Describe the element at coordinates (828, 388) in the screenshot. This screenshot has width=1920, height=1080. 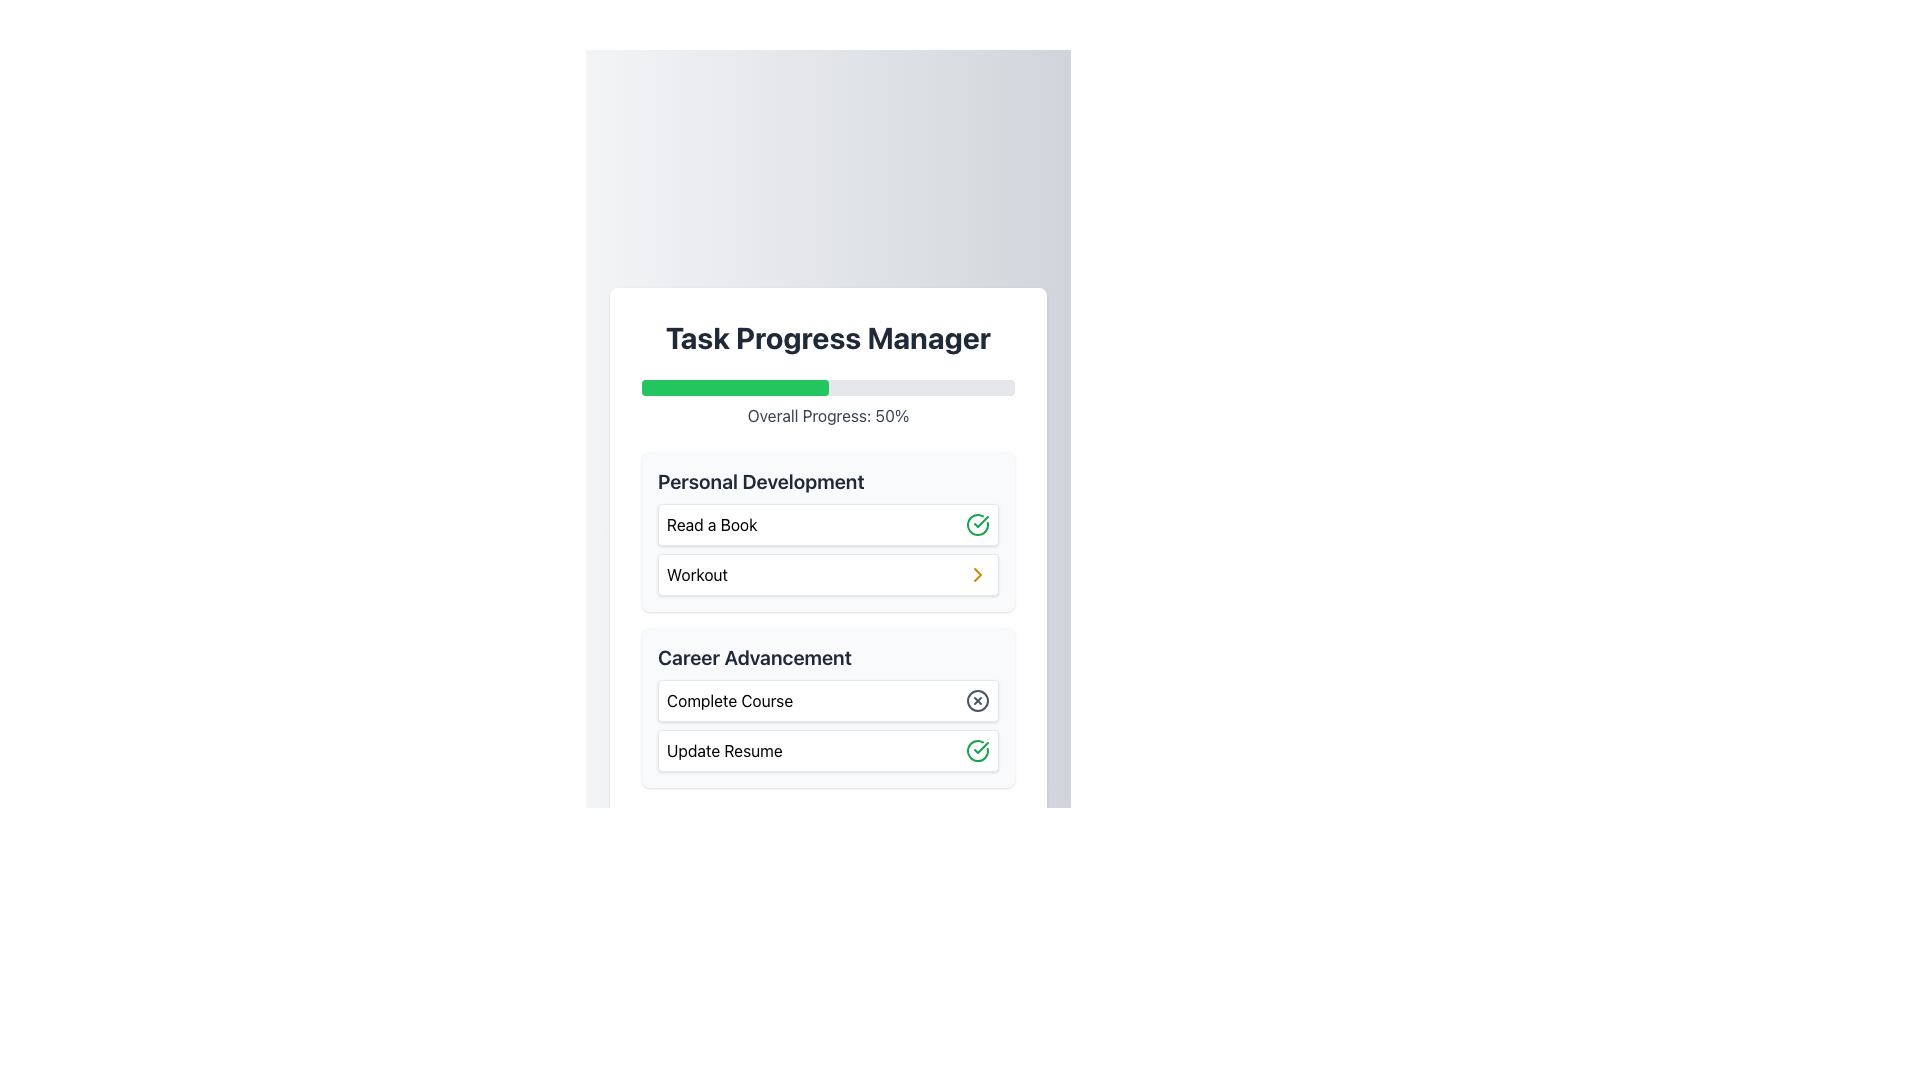
I see `the progress bar that indicates 50% completion status, located between the 'Task Progress Manager' title and the text 'Overall Progress: 50%'` at that location.